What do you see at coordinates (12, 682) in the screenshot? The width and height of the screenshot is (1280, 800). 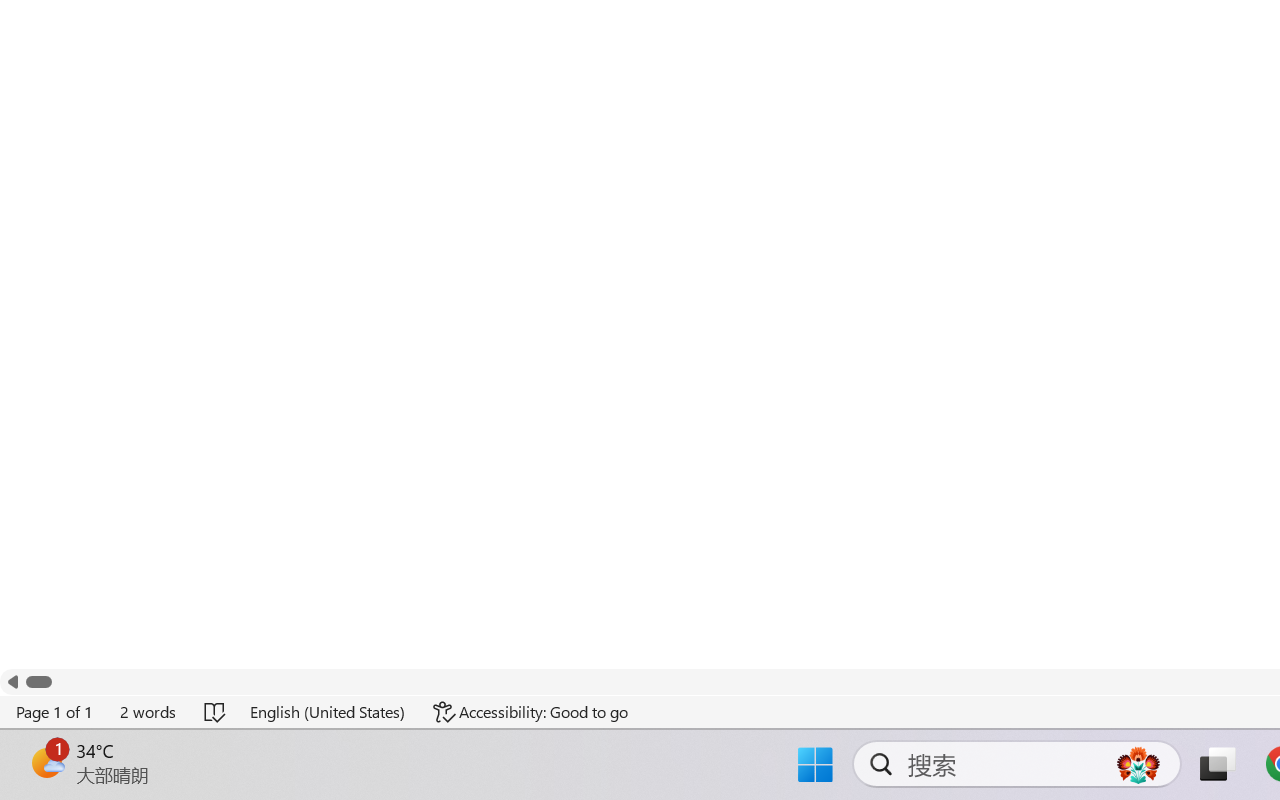 I see `'Column left'` at bounding box center [12, 682].